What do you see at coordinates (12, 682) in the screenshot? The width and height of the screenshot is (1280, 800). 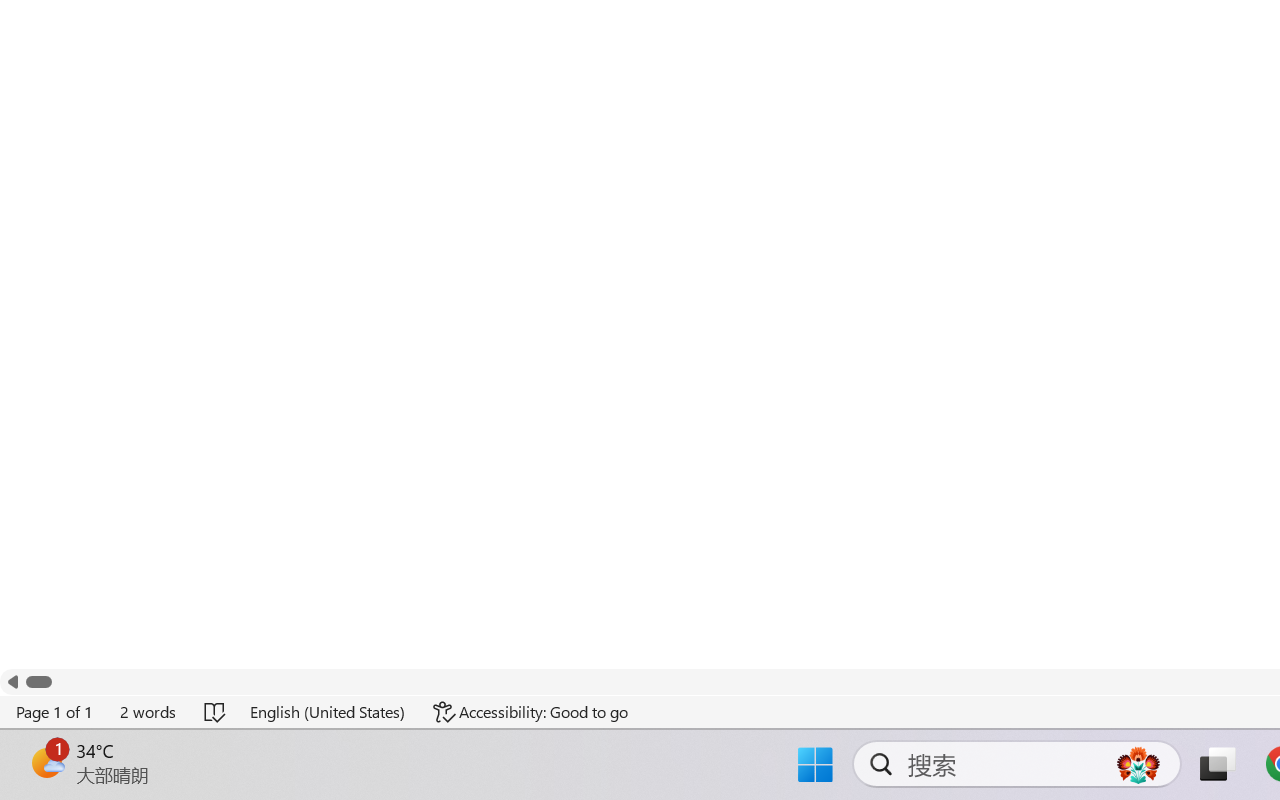 I see `'Column left'` at bounding box center [12, 682].